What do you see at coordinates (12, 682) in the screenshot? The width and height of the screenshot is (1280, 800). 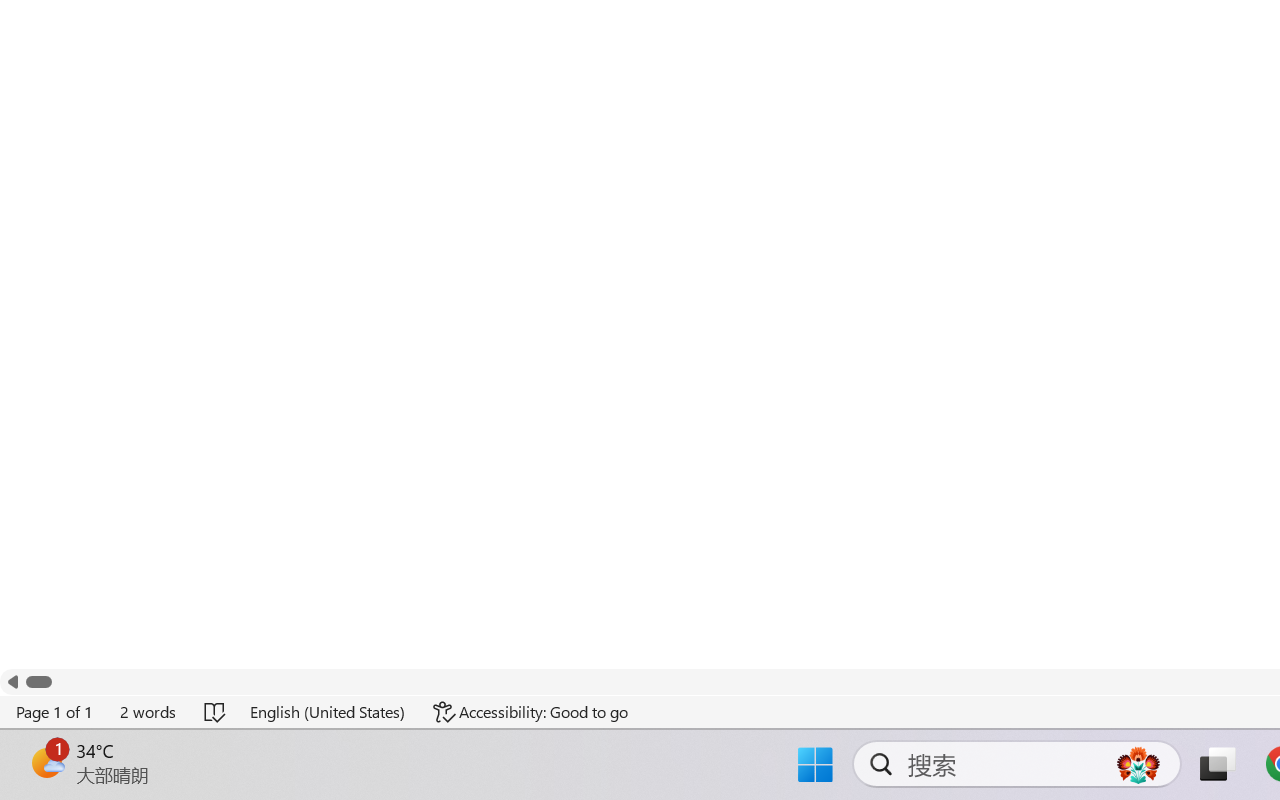 I see `'Column left'` at bounding box center [12, 682].